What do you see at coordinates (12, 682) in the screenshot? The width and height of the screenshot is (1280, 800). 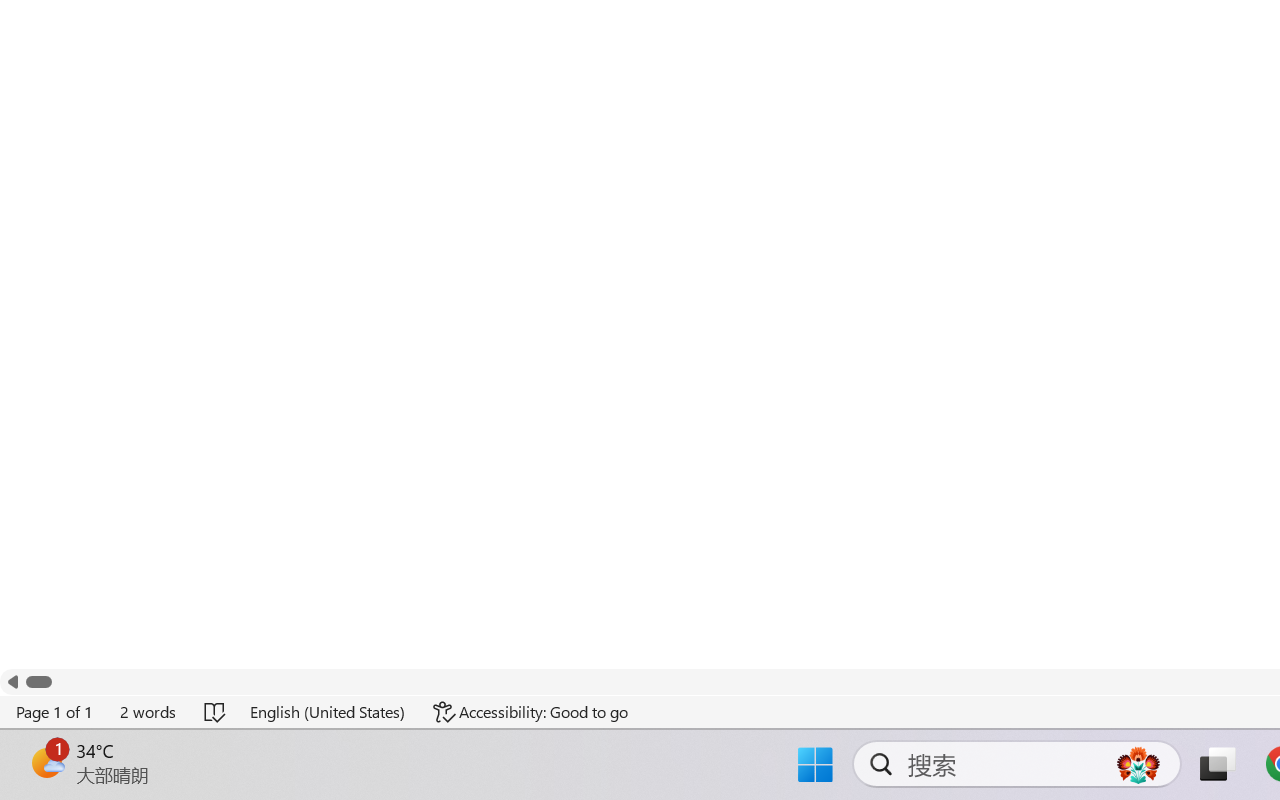 I see `'Column left'` at bounding box center [12, 682].